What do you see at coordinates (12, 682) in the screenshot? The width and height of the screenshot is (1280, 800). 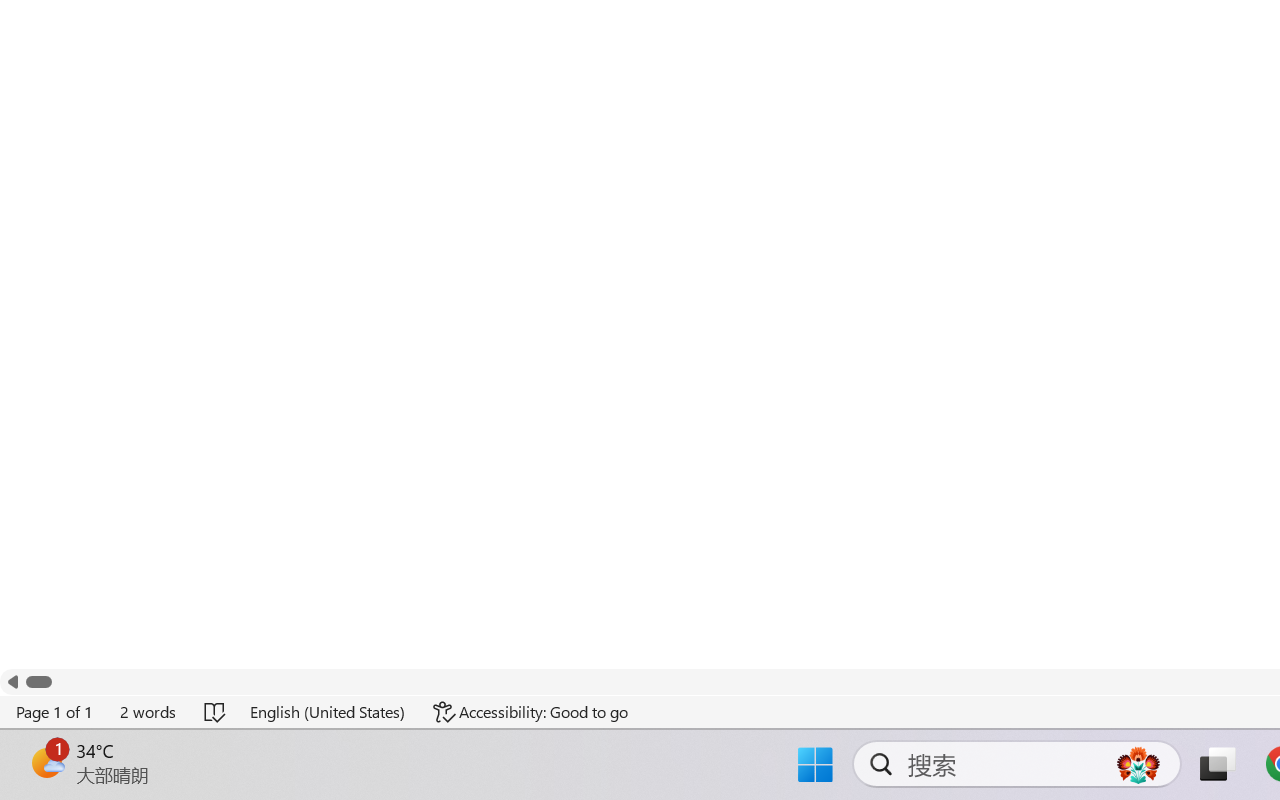 I see `'Column left'` at bounding box center [12, 682].